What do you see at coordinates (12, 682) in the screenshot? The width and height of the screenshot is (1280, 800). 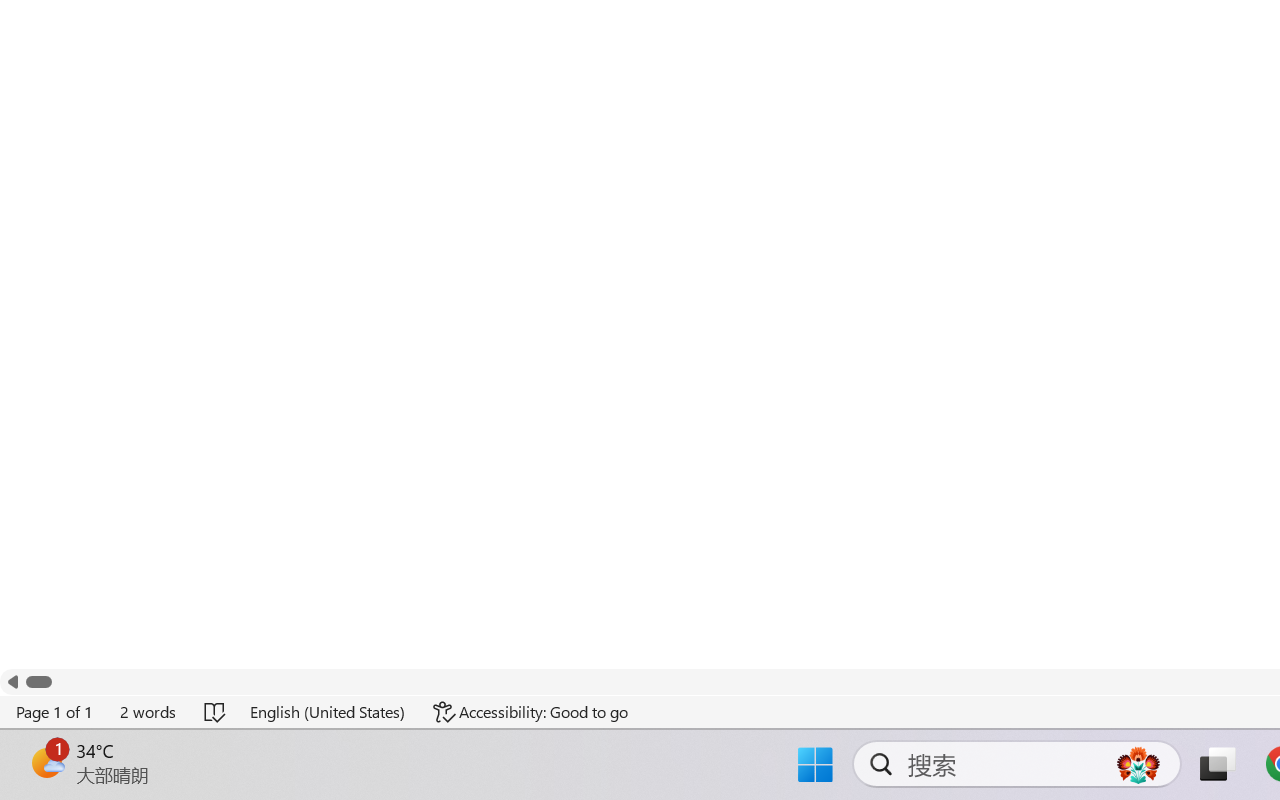 I see `'Column left'` at bounding box center [12, 682].